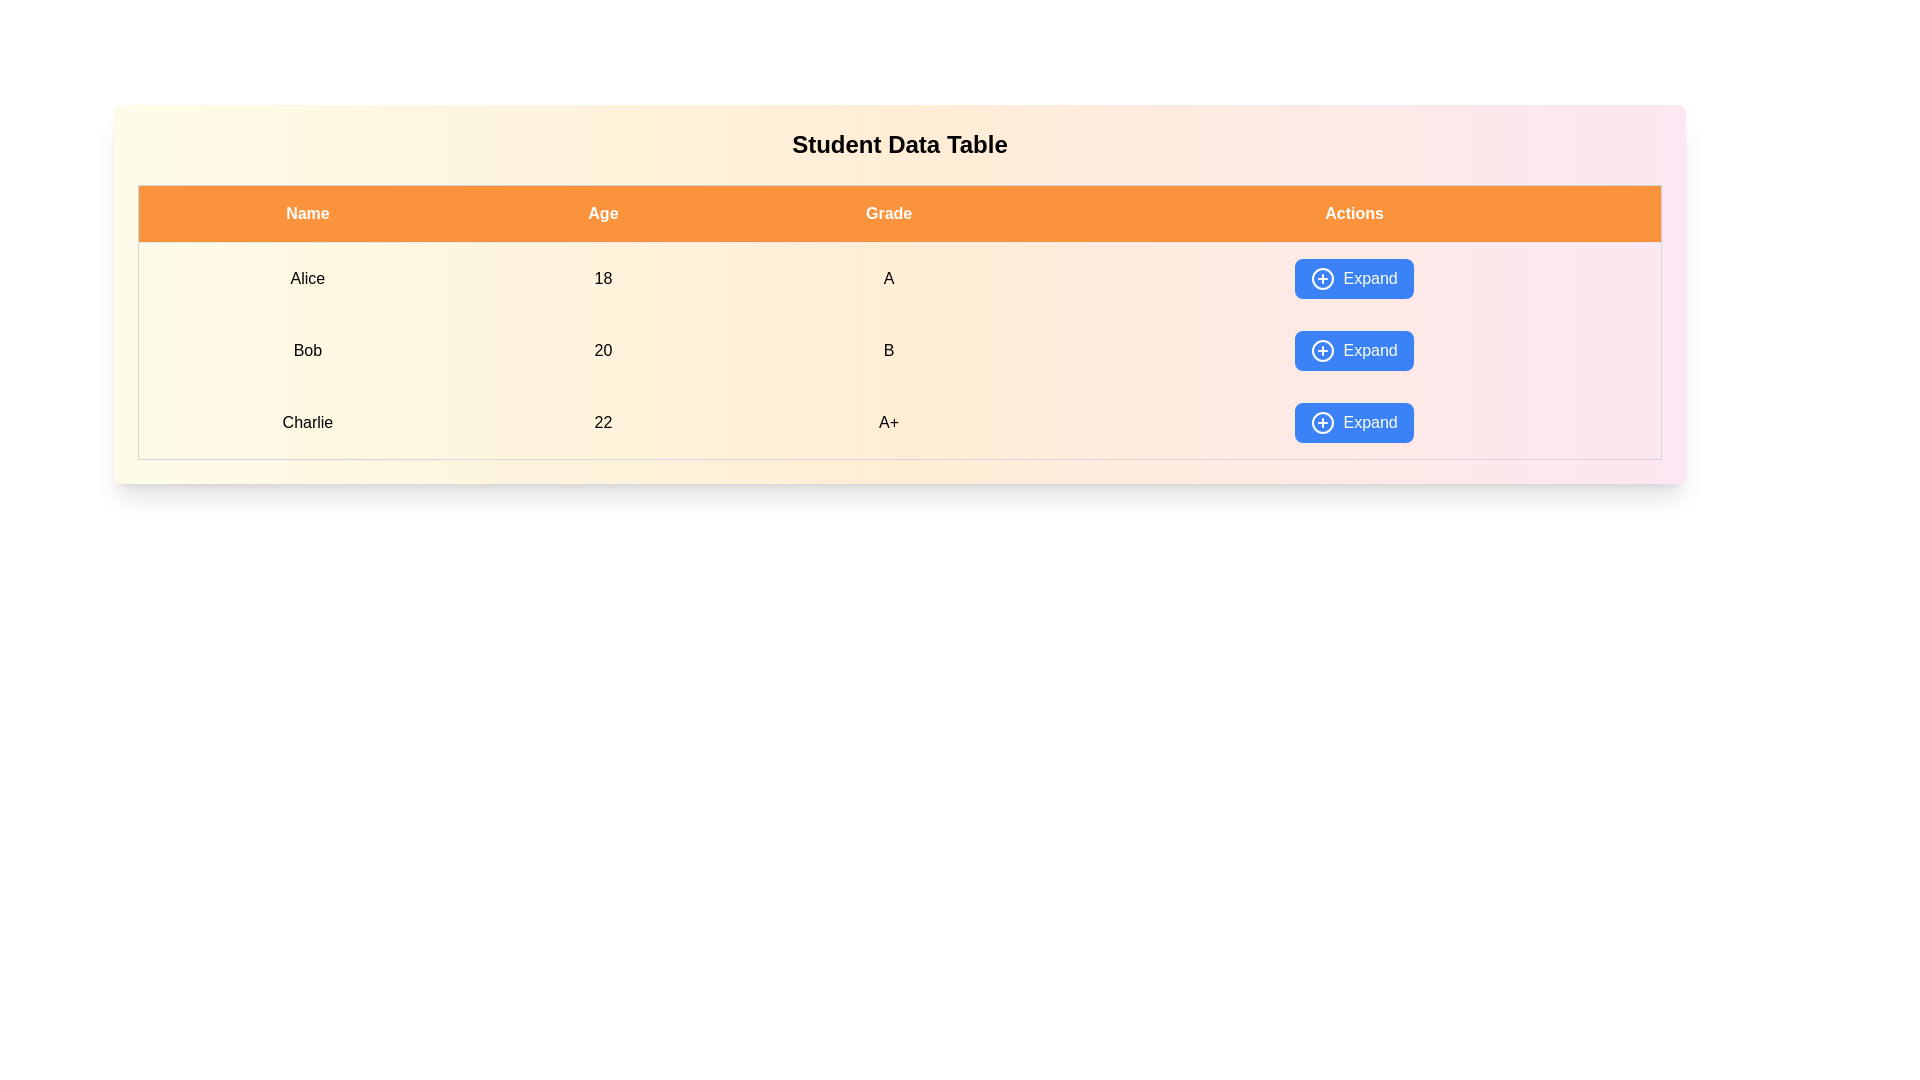  Describe the element at coordinates (1354, 350) in the screenshot. I see `the second 'Expand' button in the 'Actions' column associated with the 'Bob' entry` at that location.